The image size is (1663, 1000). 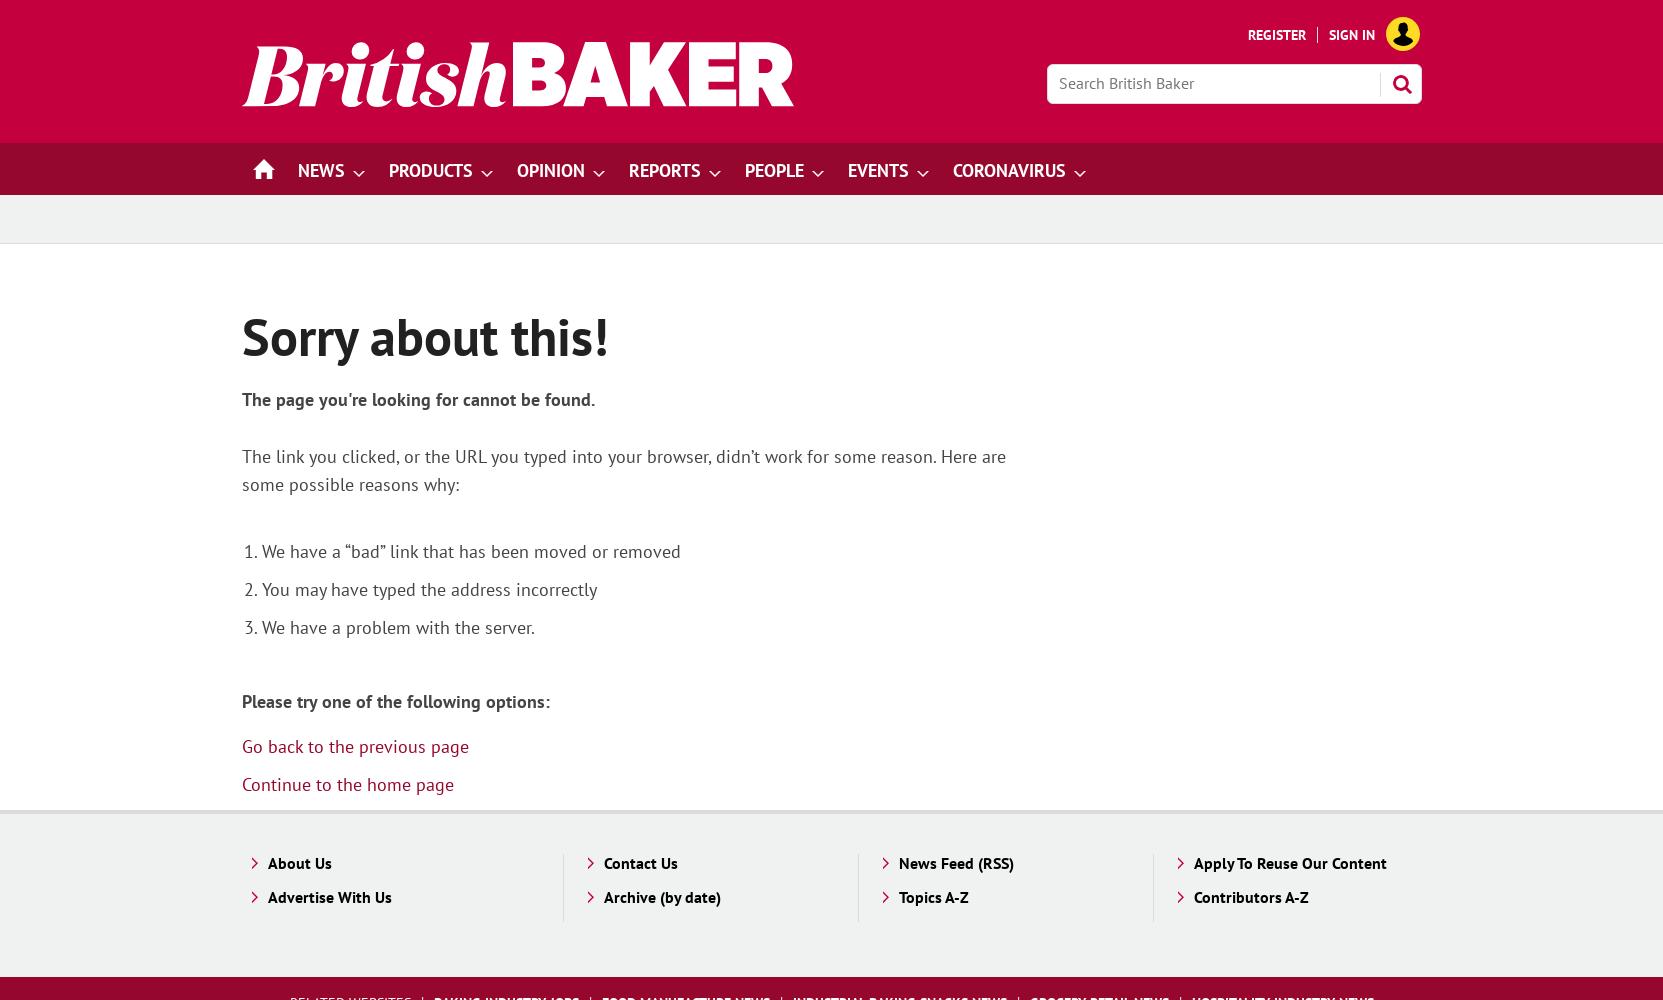 What do you see at coordinates (621, 469) in the screenshot?
I see `'The link you clicked, or the URL you typed into your browser, didn’t work for some reason. Here are some possible reasons why:'` at bounding box center [621, 469].